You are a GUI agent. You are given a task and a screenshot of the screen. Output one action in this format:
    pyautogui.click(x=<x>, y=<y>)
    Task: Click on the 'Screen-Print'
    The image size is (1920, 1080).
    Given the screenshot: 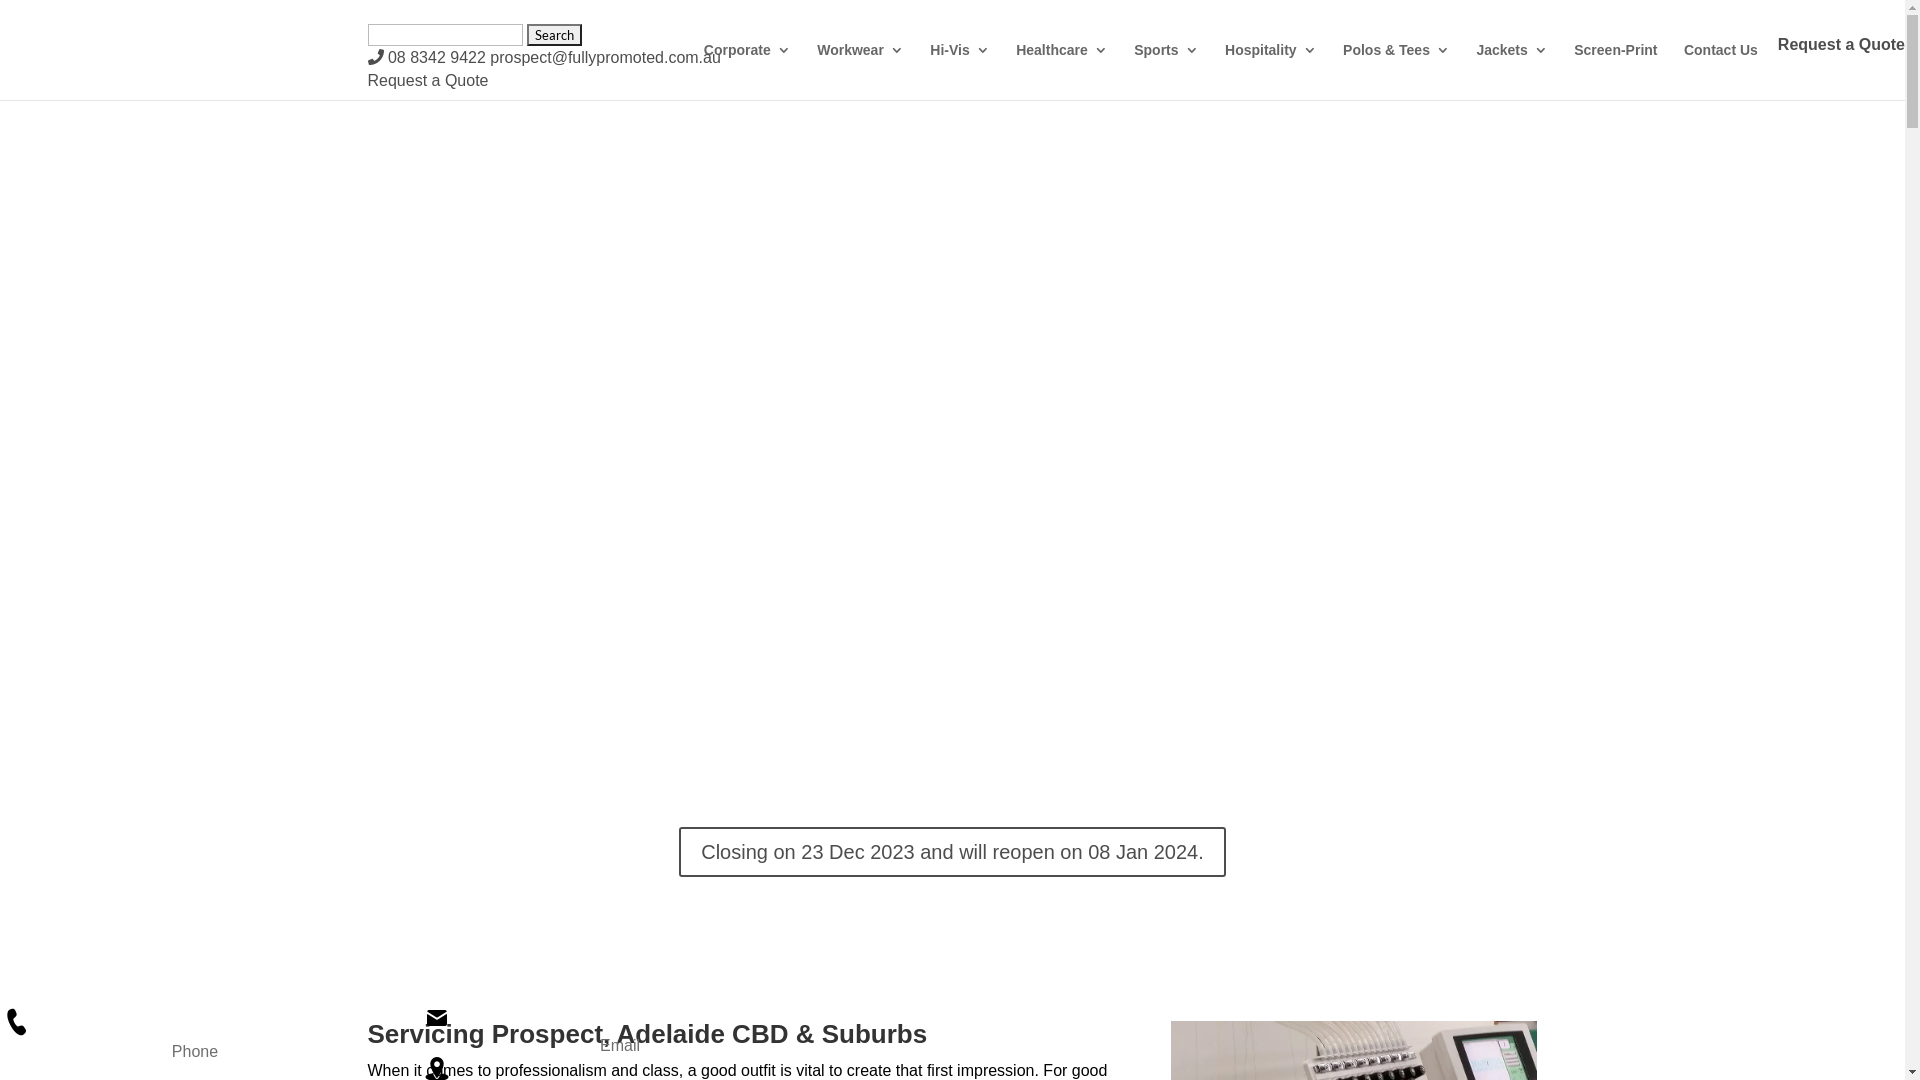 What is the action you would take?
    pyautogui.click(x=1615, y=65)
    